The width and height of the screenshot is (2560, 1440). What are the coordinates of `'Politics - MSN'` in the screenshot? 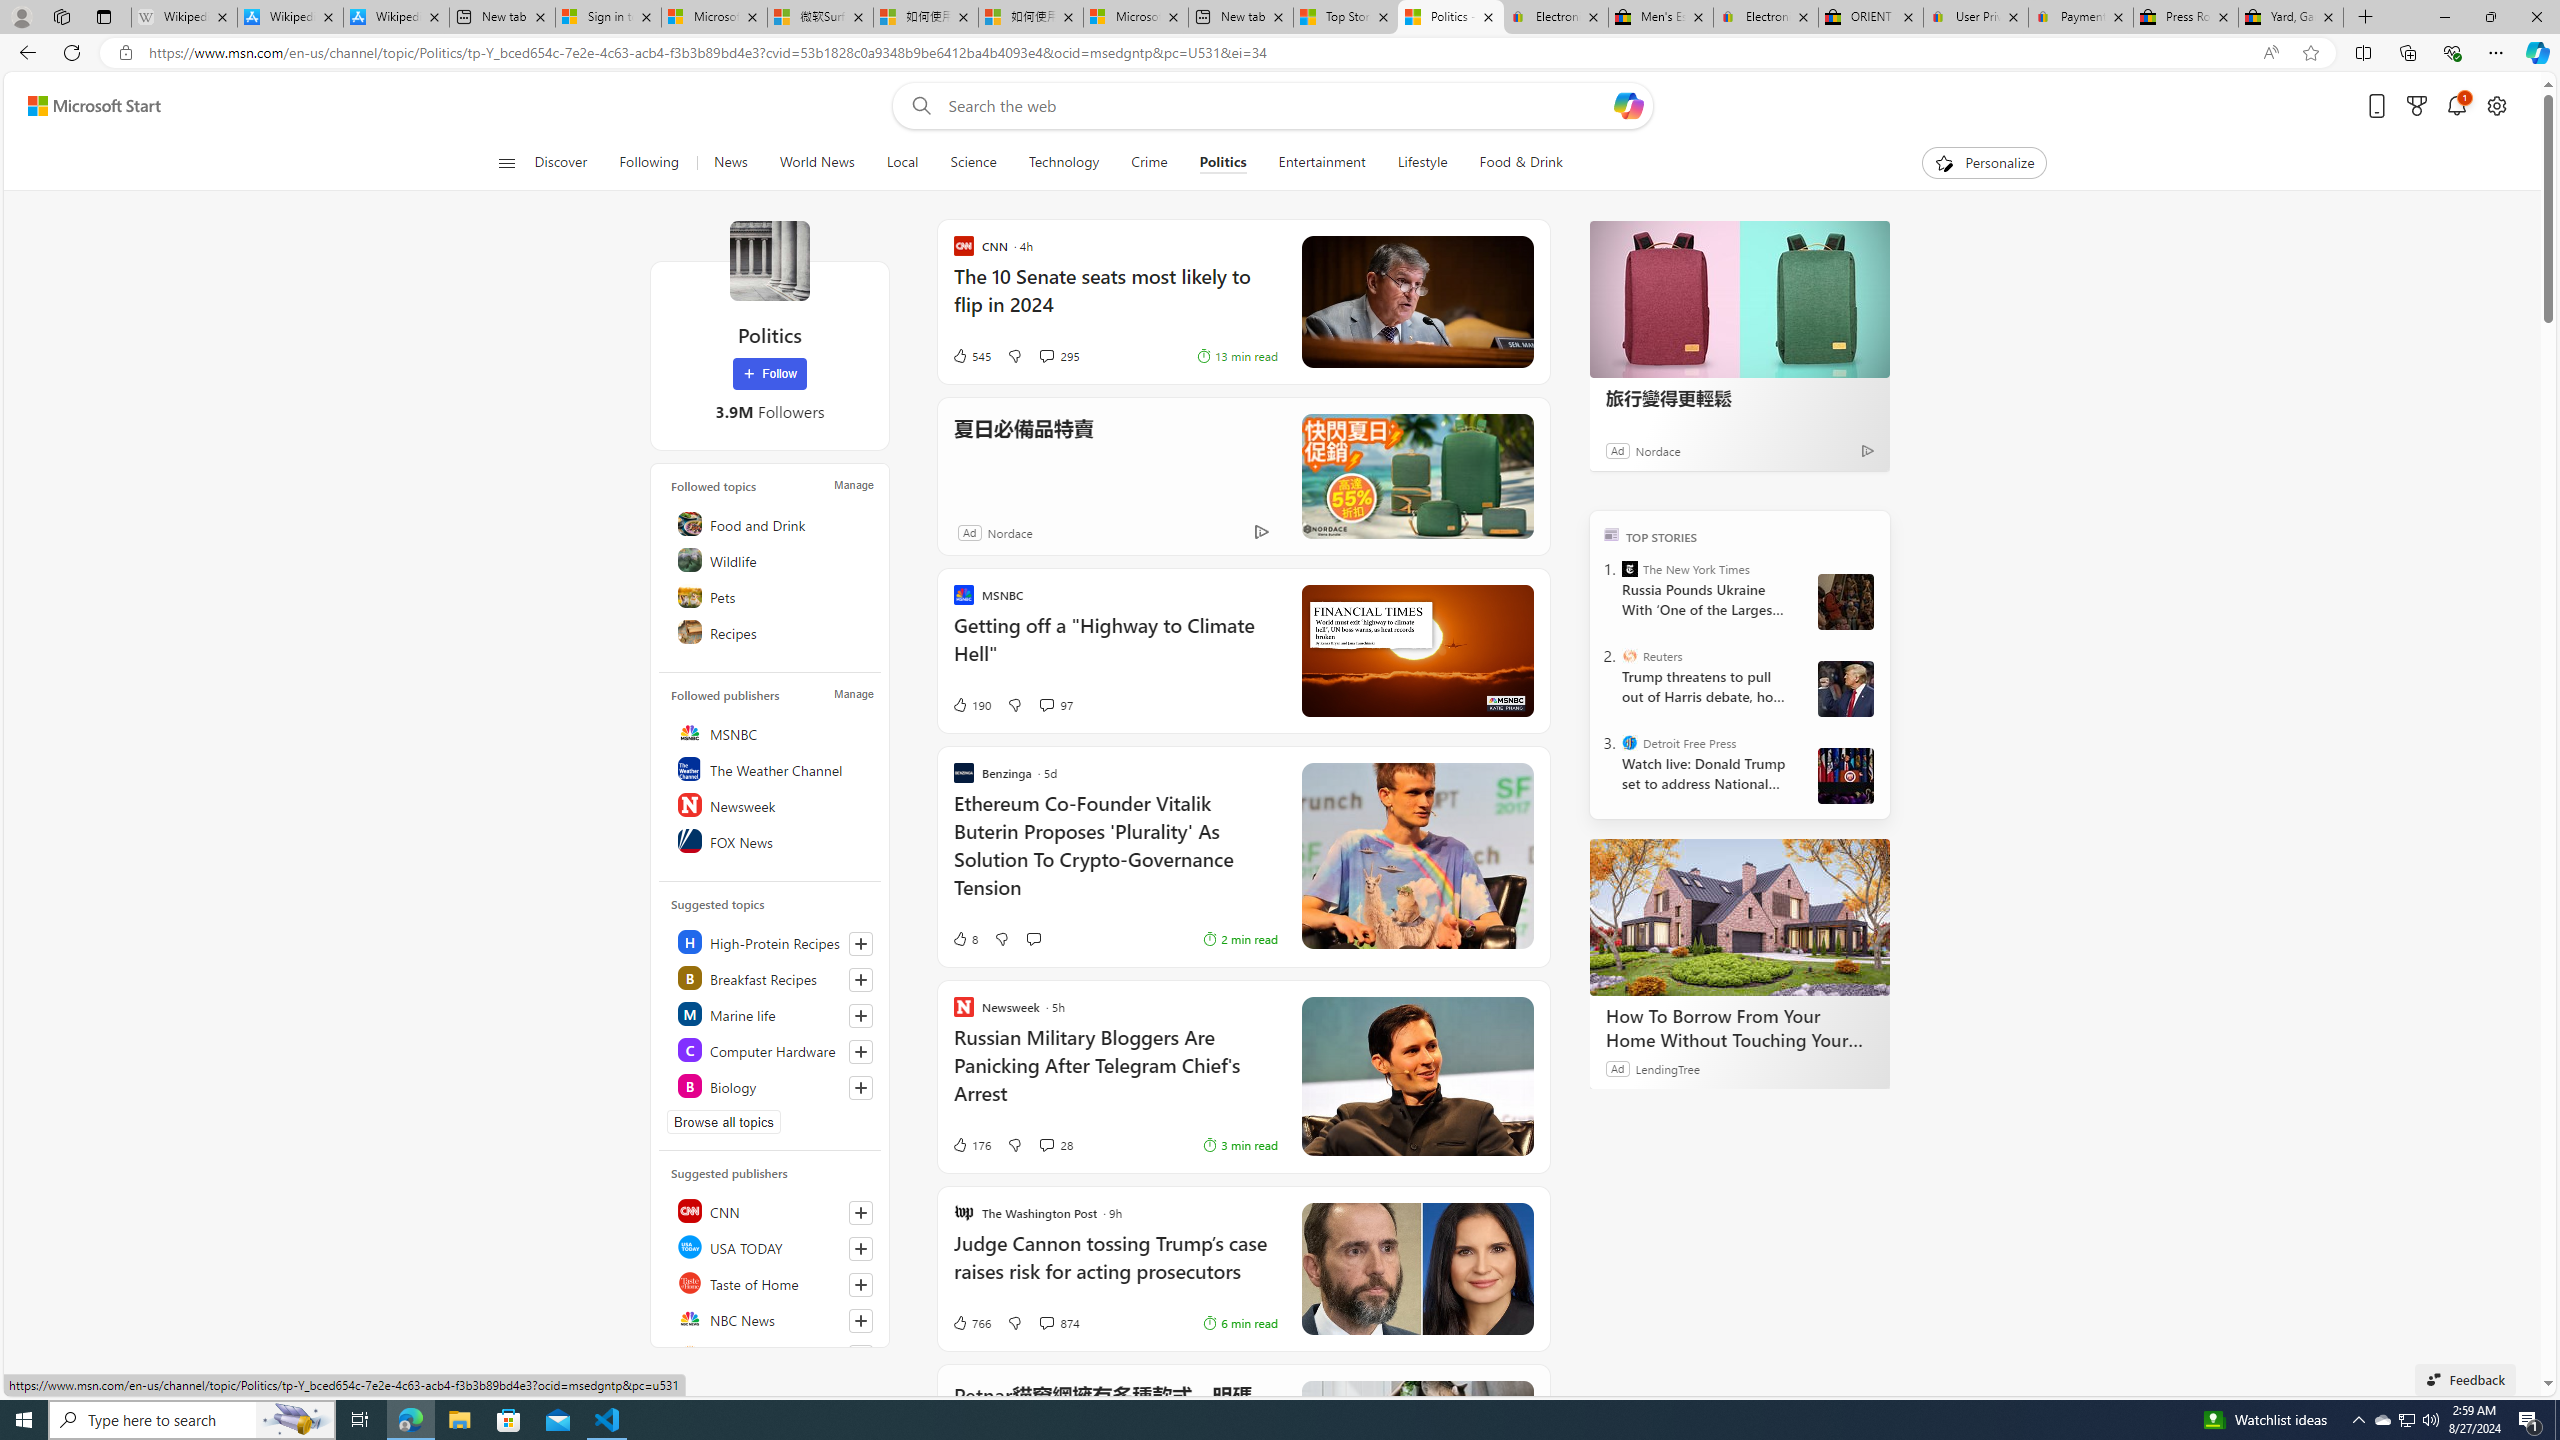 It's located at (1451, 16).